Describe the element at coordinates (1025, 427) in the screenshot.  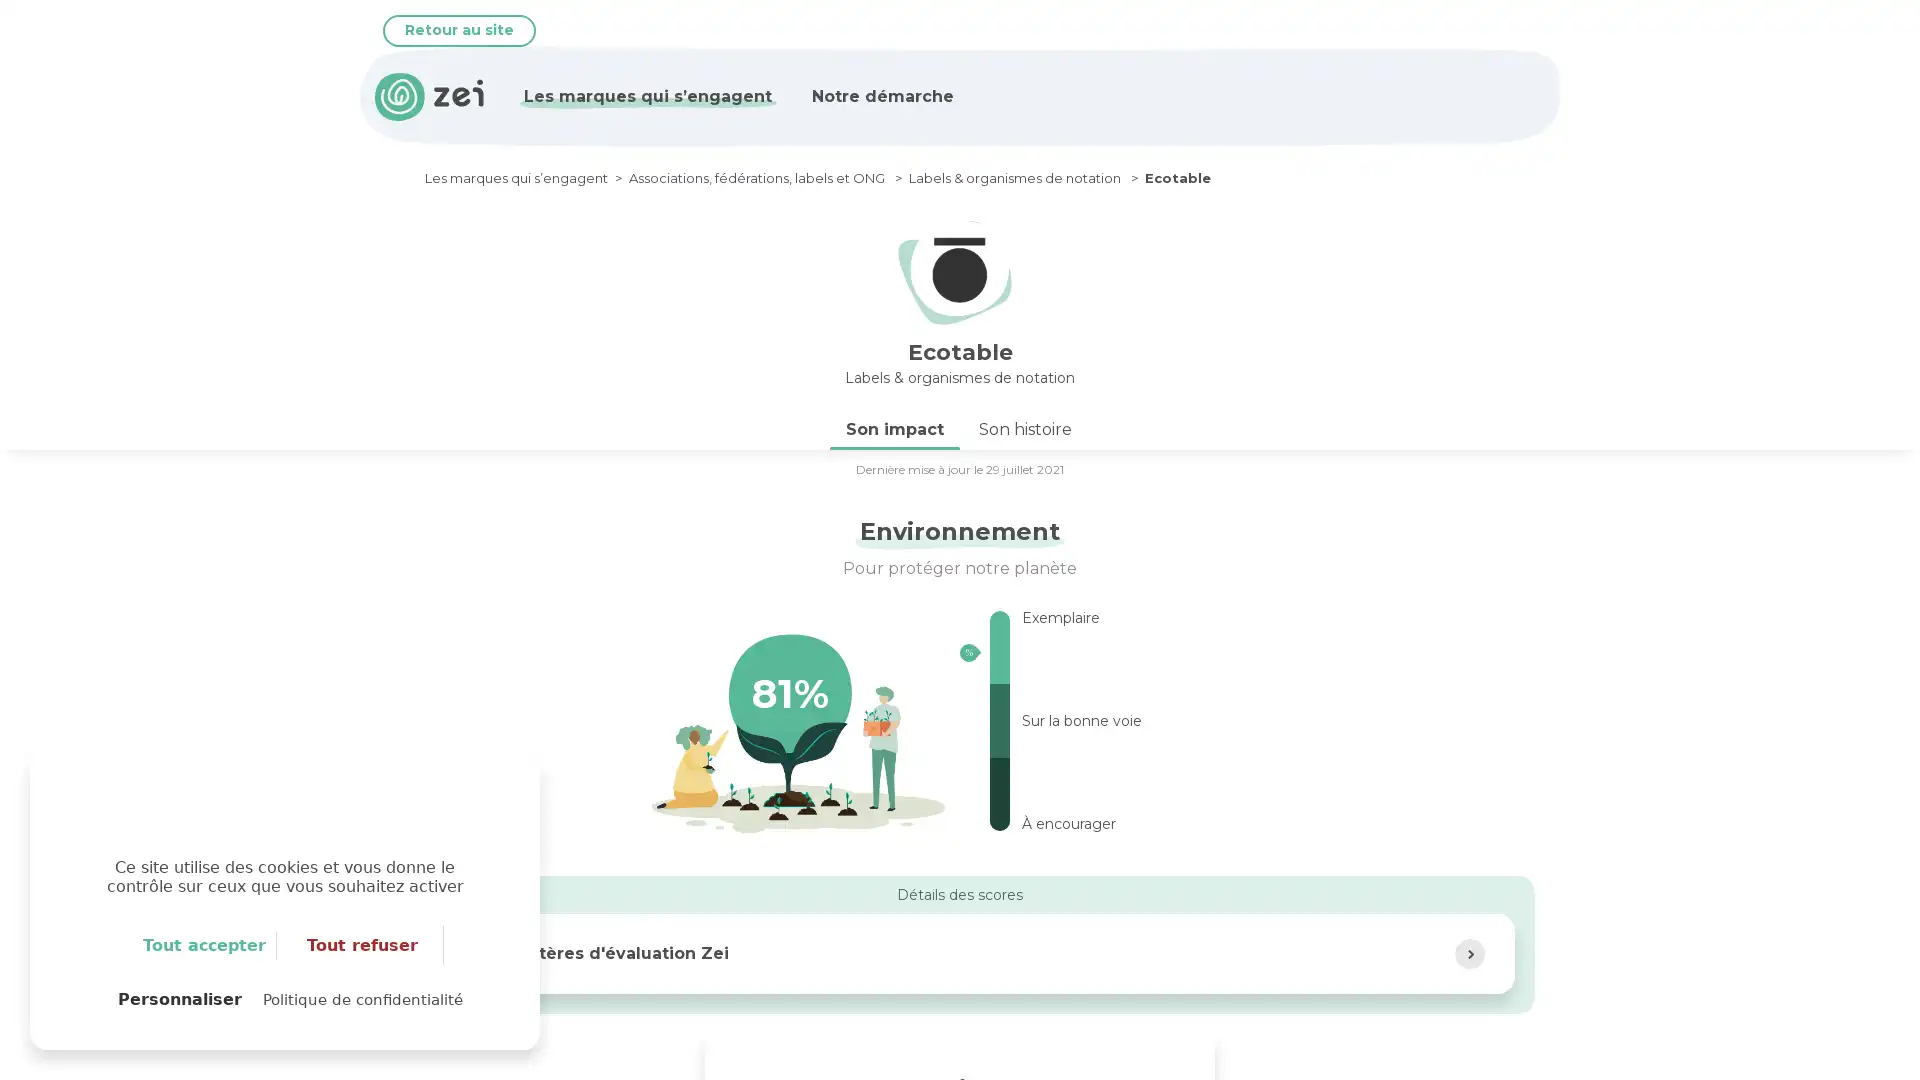
I see `Son histoire` at that location.